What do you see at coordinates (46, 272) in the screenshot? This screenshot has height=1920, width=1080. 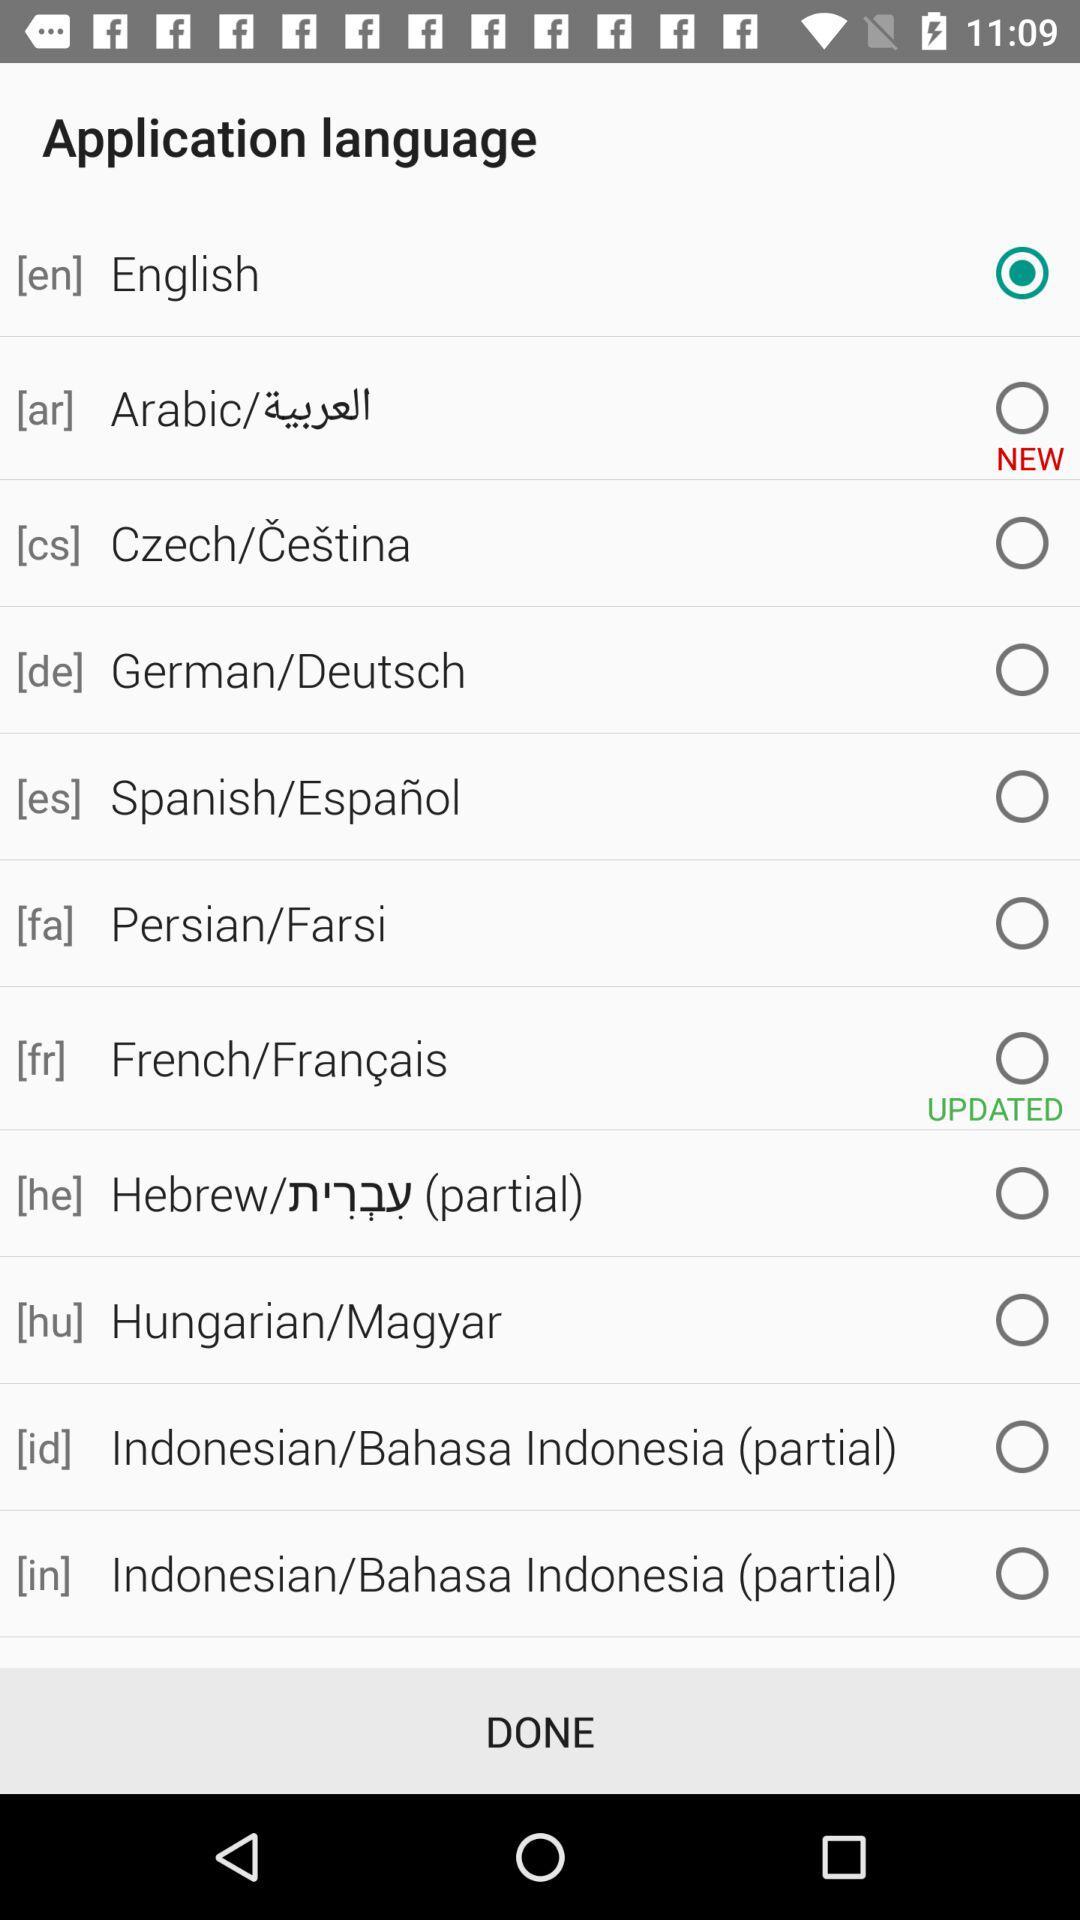 I see `item below the application language item` at bounding box center [46, 272].